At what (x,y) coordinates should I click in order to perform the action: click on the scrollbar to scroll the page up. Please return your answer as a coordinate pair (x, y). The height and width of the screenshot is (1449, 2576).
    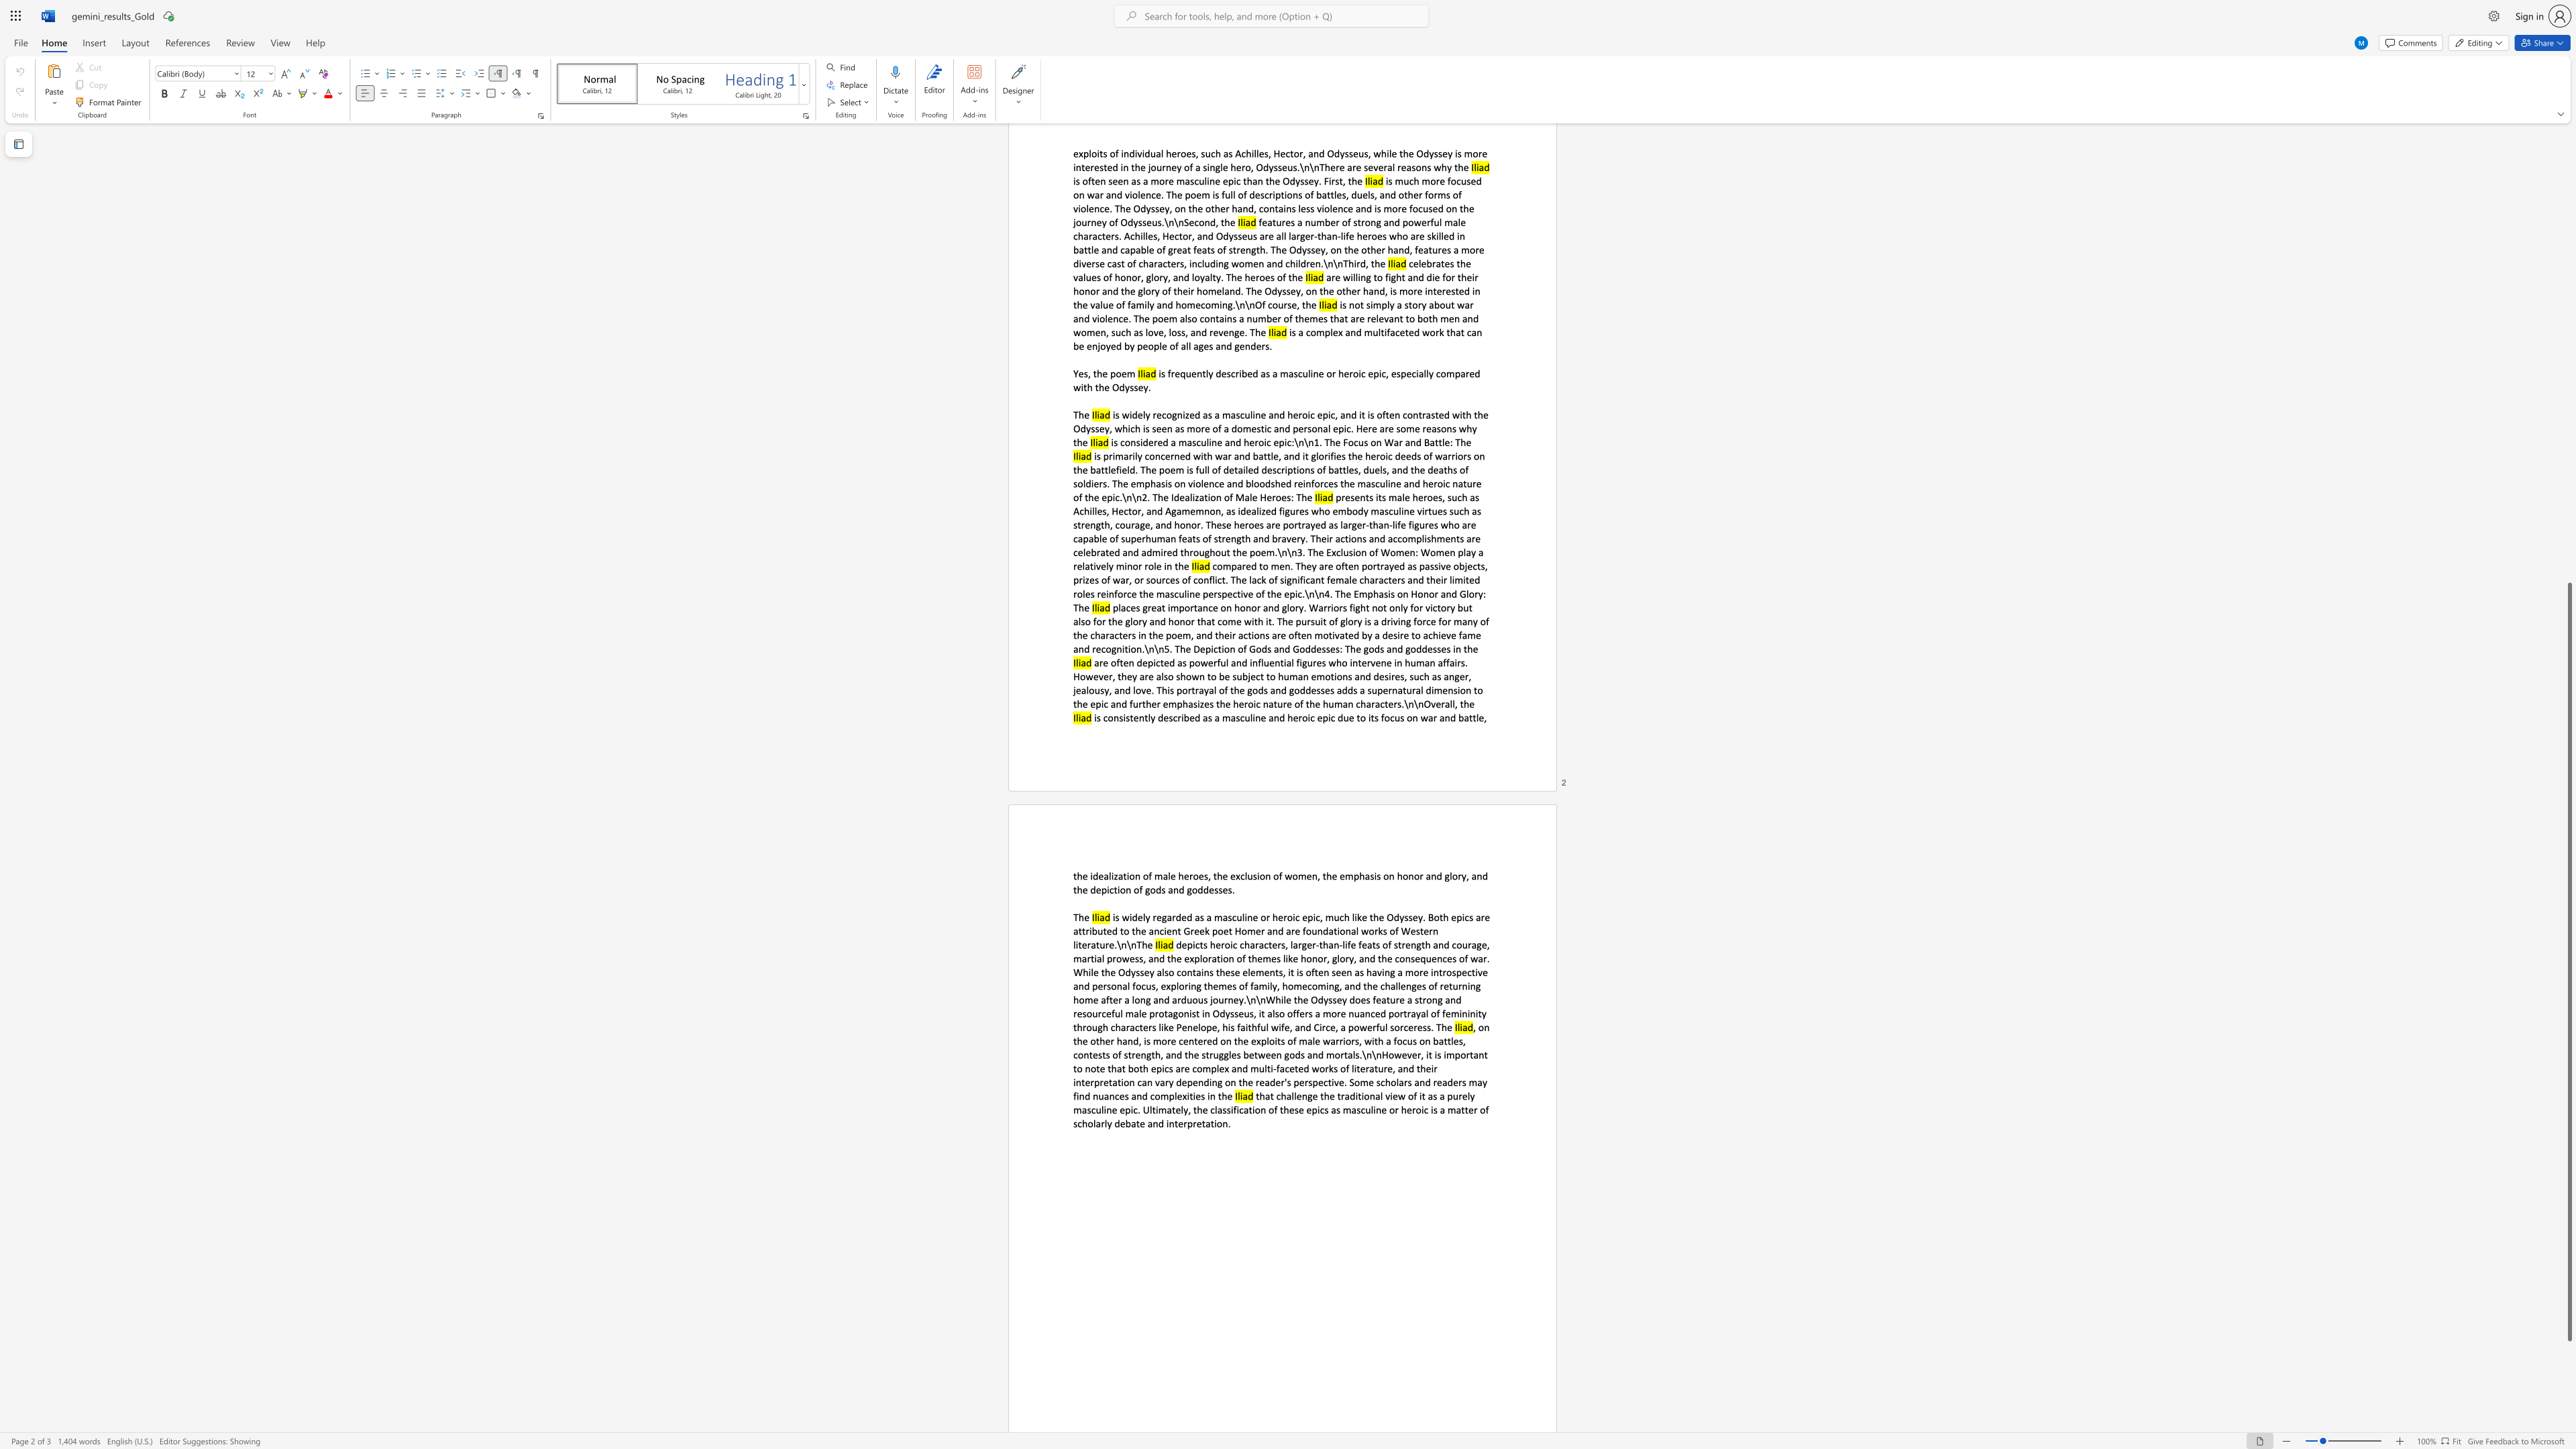
    Looking at the image, I should click on (2568, 274).